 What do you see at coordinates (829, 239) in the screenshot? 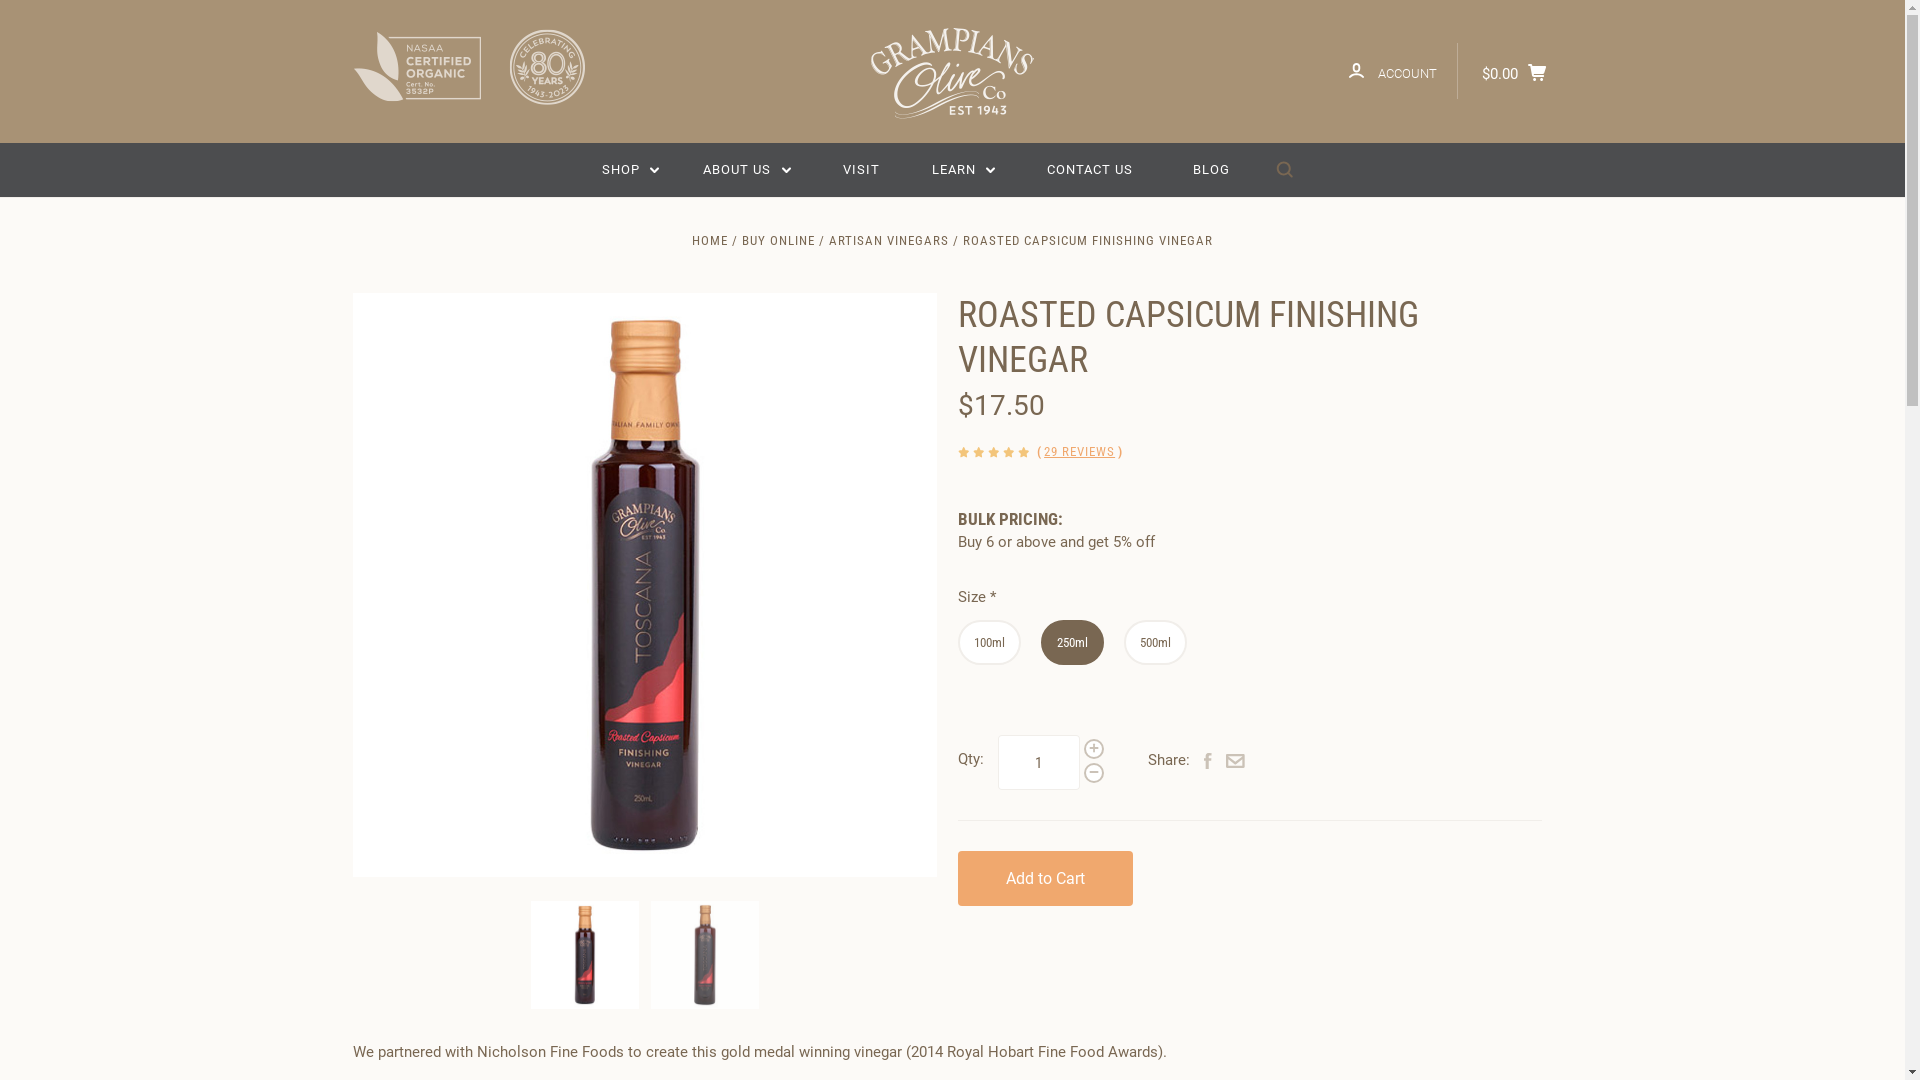
I see `'ARTISAN VINEGARS'` at bounding box center [829, 239].